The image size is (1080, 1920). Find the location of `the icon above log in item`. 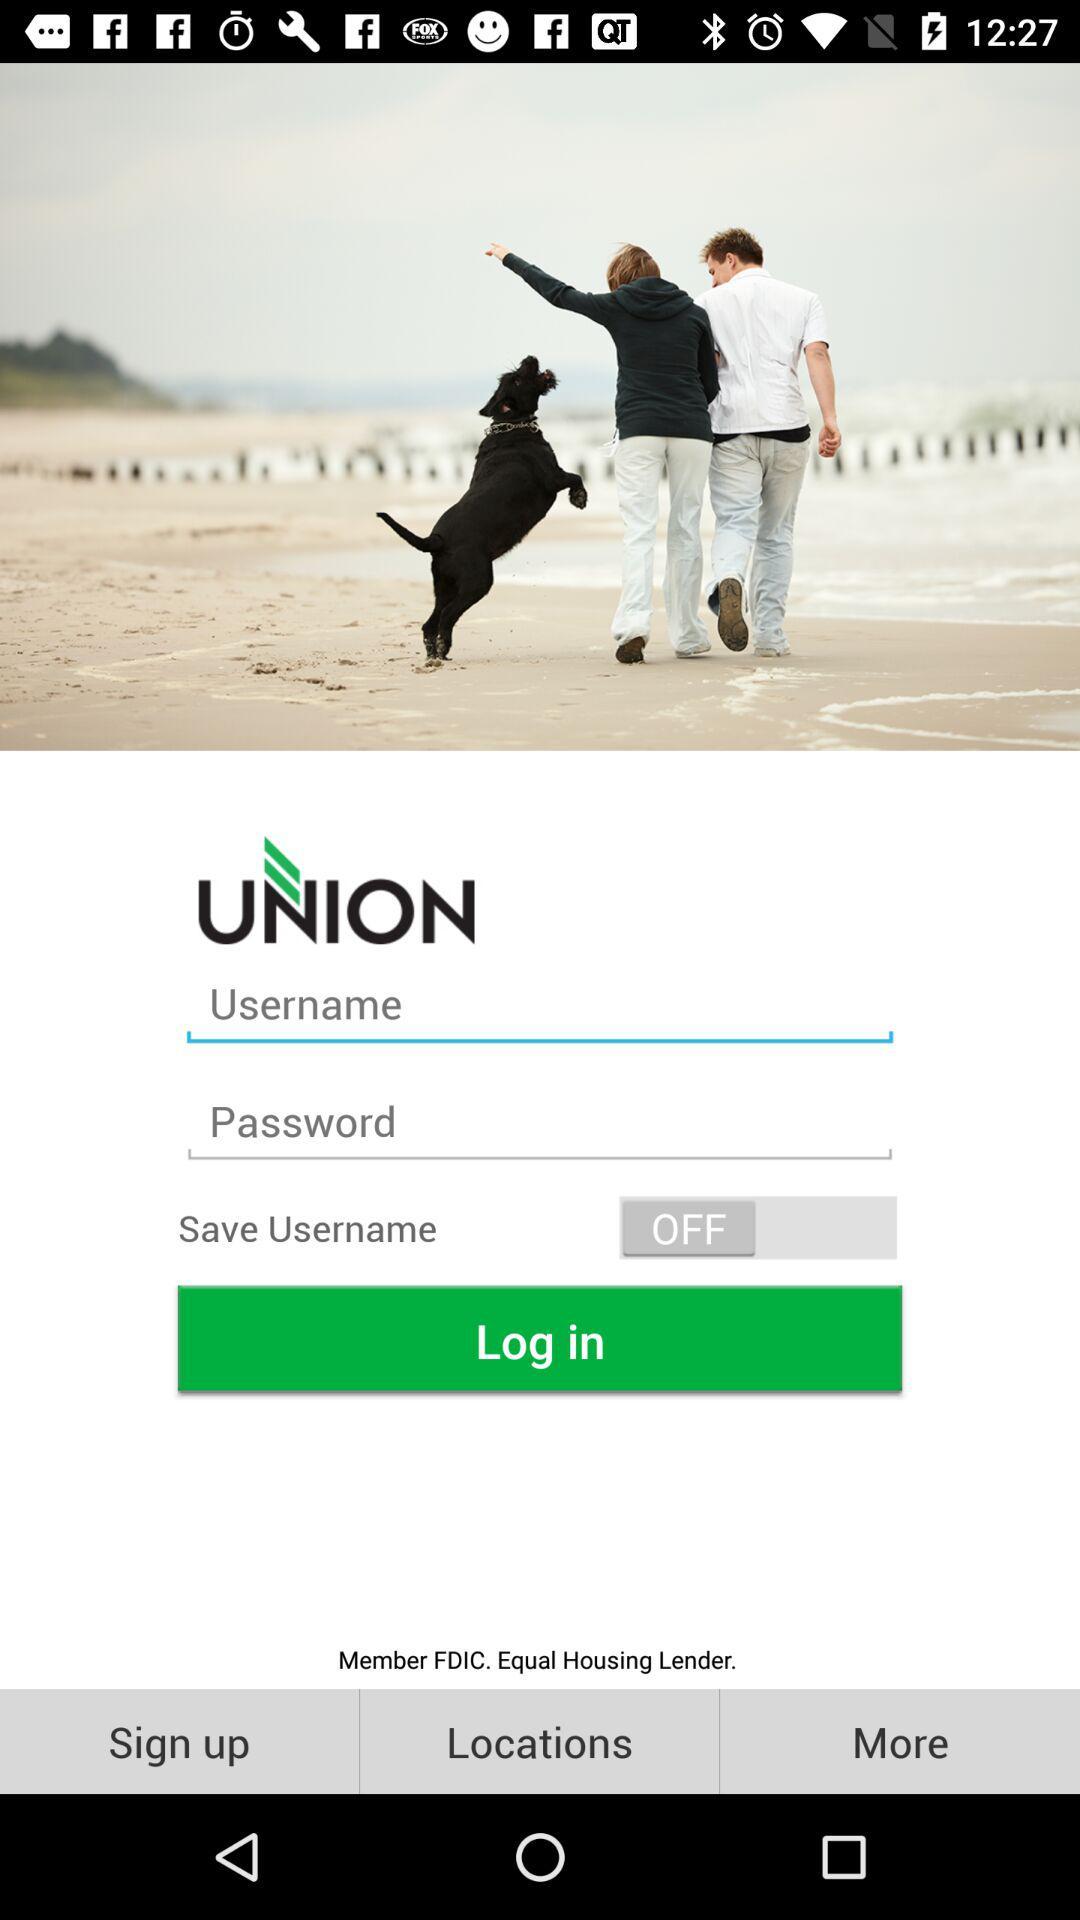

the icon above log in item is located at coordinates (758, 1226).